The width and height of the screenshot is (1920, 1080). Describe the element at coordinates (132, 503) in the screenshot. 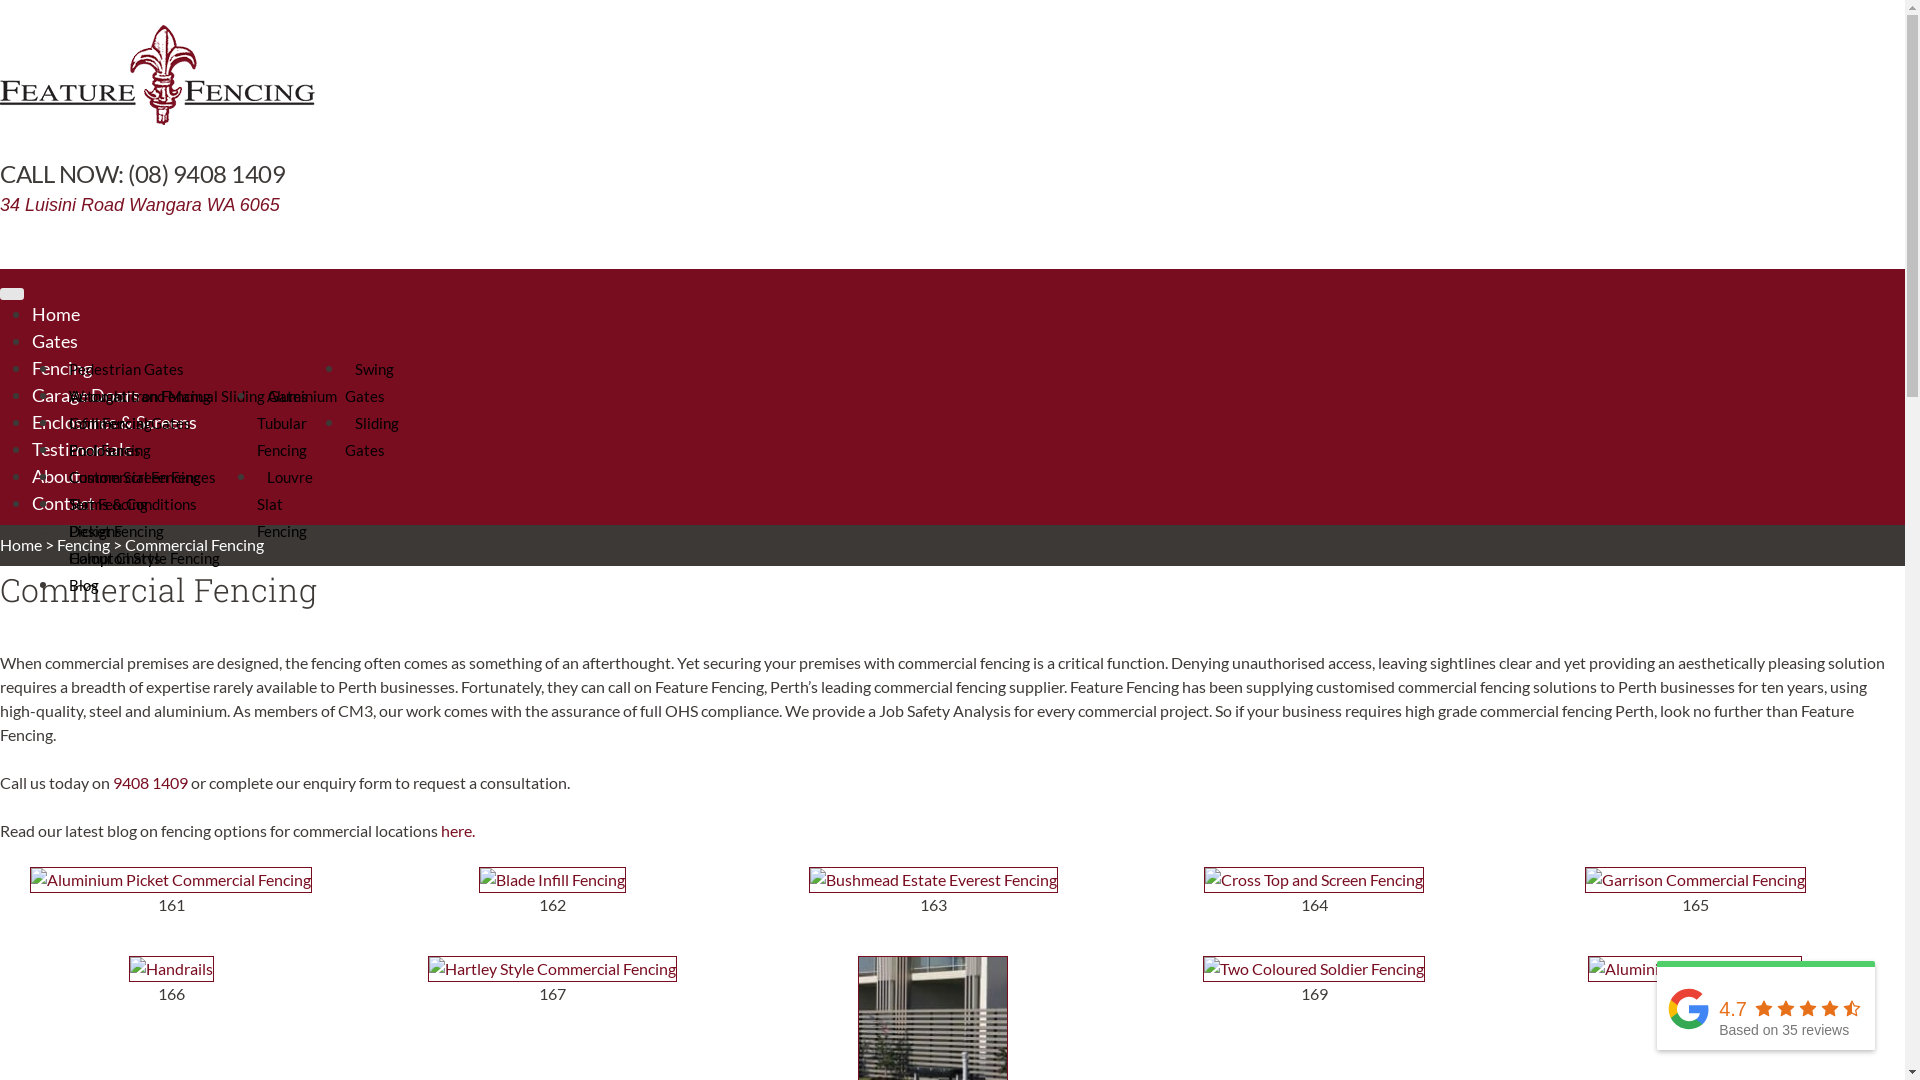

I see `'Terms & Conditions'` at that location.